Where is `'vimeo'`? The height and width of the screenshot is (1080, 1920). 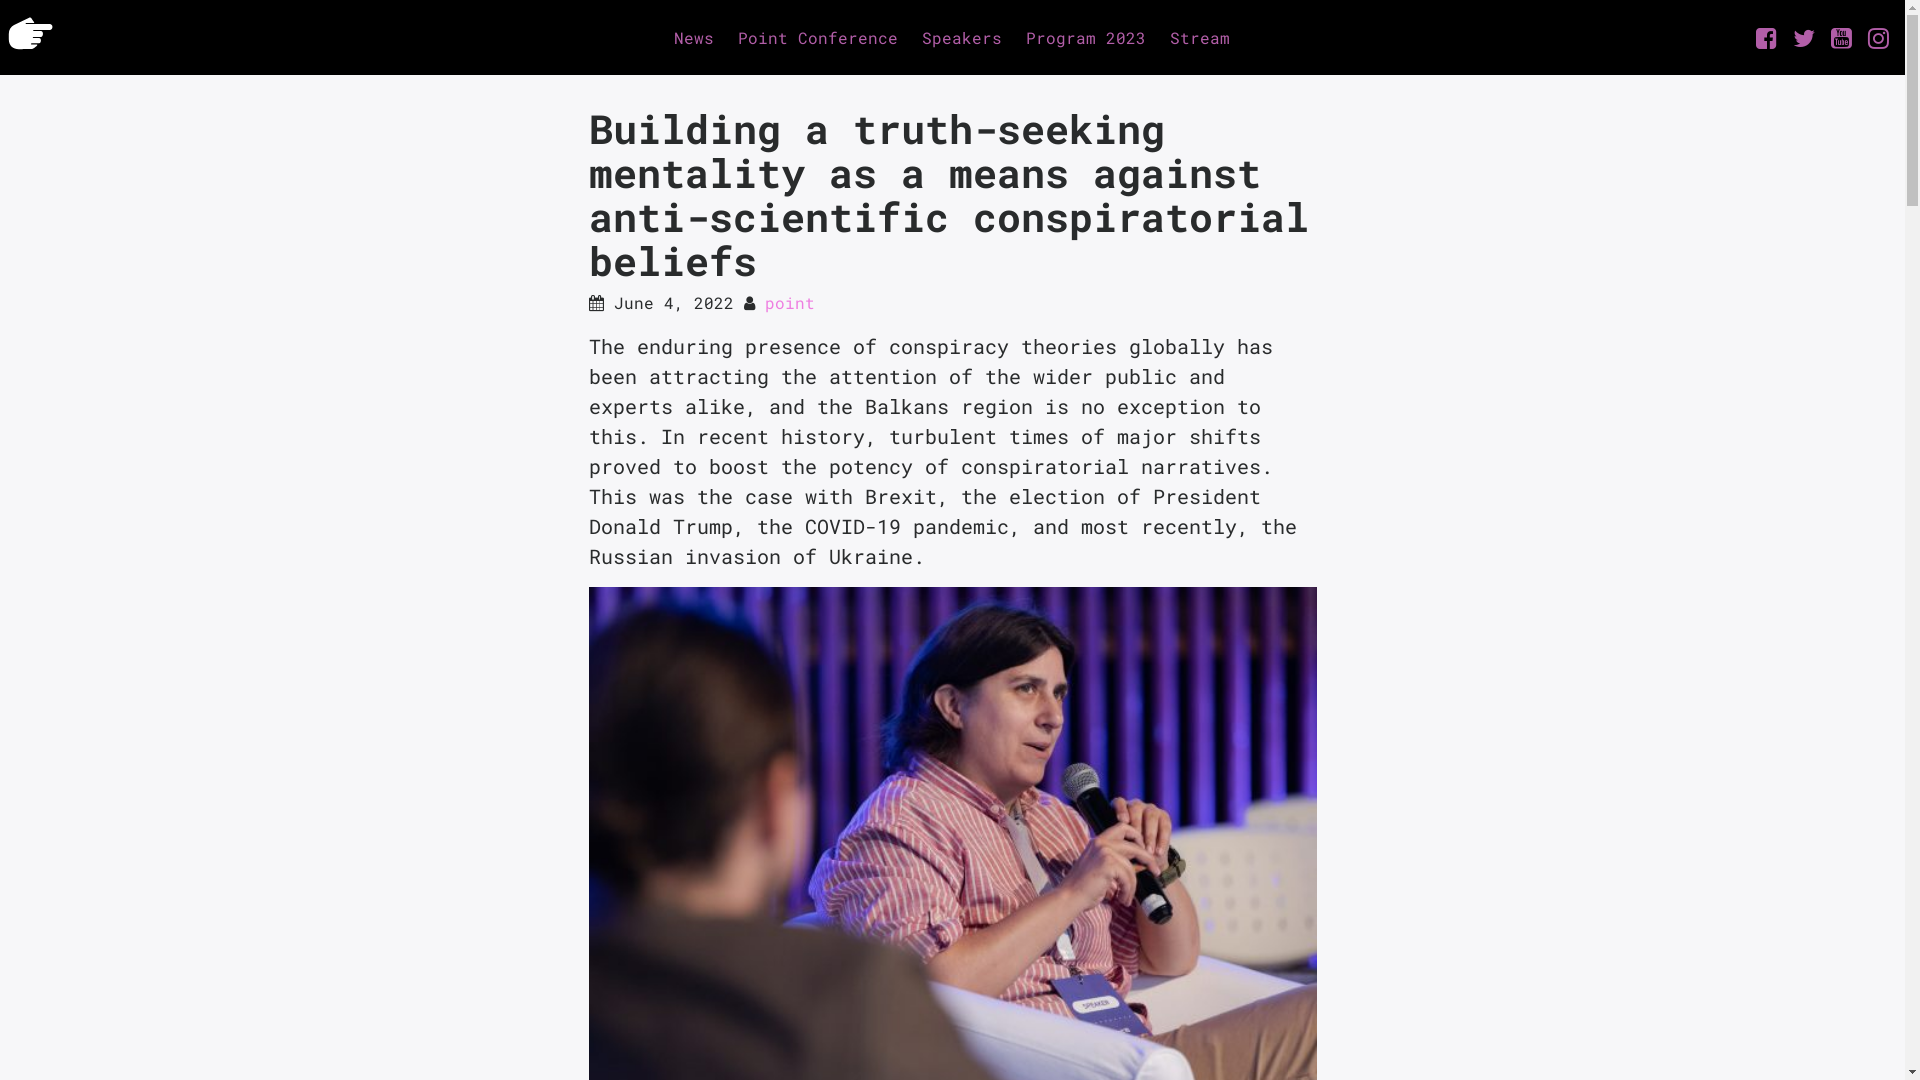 'vimeo' is located at coordinates (1877, 38).